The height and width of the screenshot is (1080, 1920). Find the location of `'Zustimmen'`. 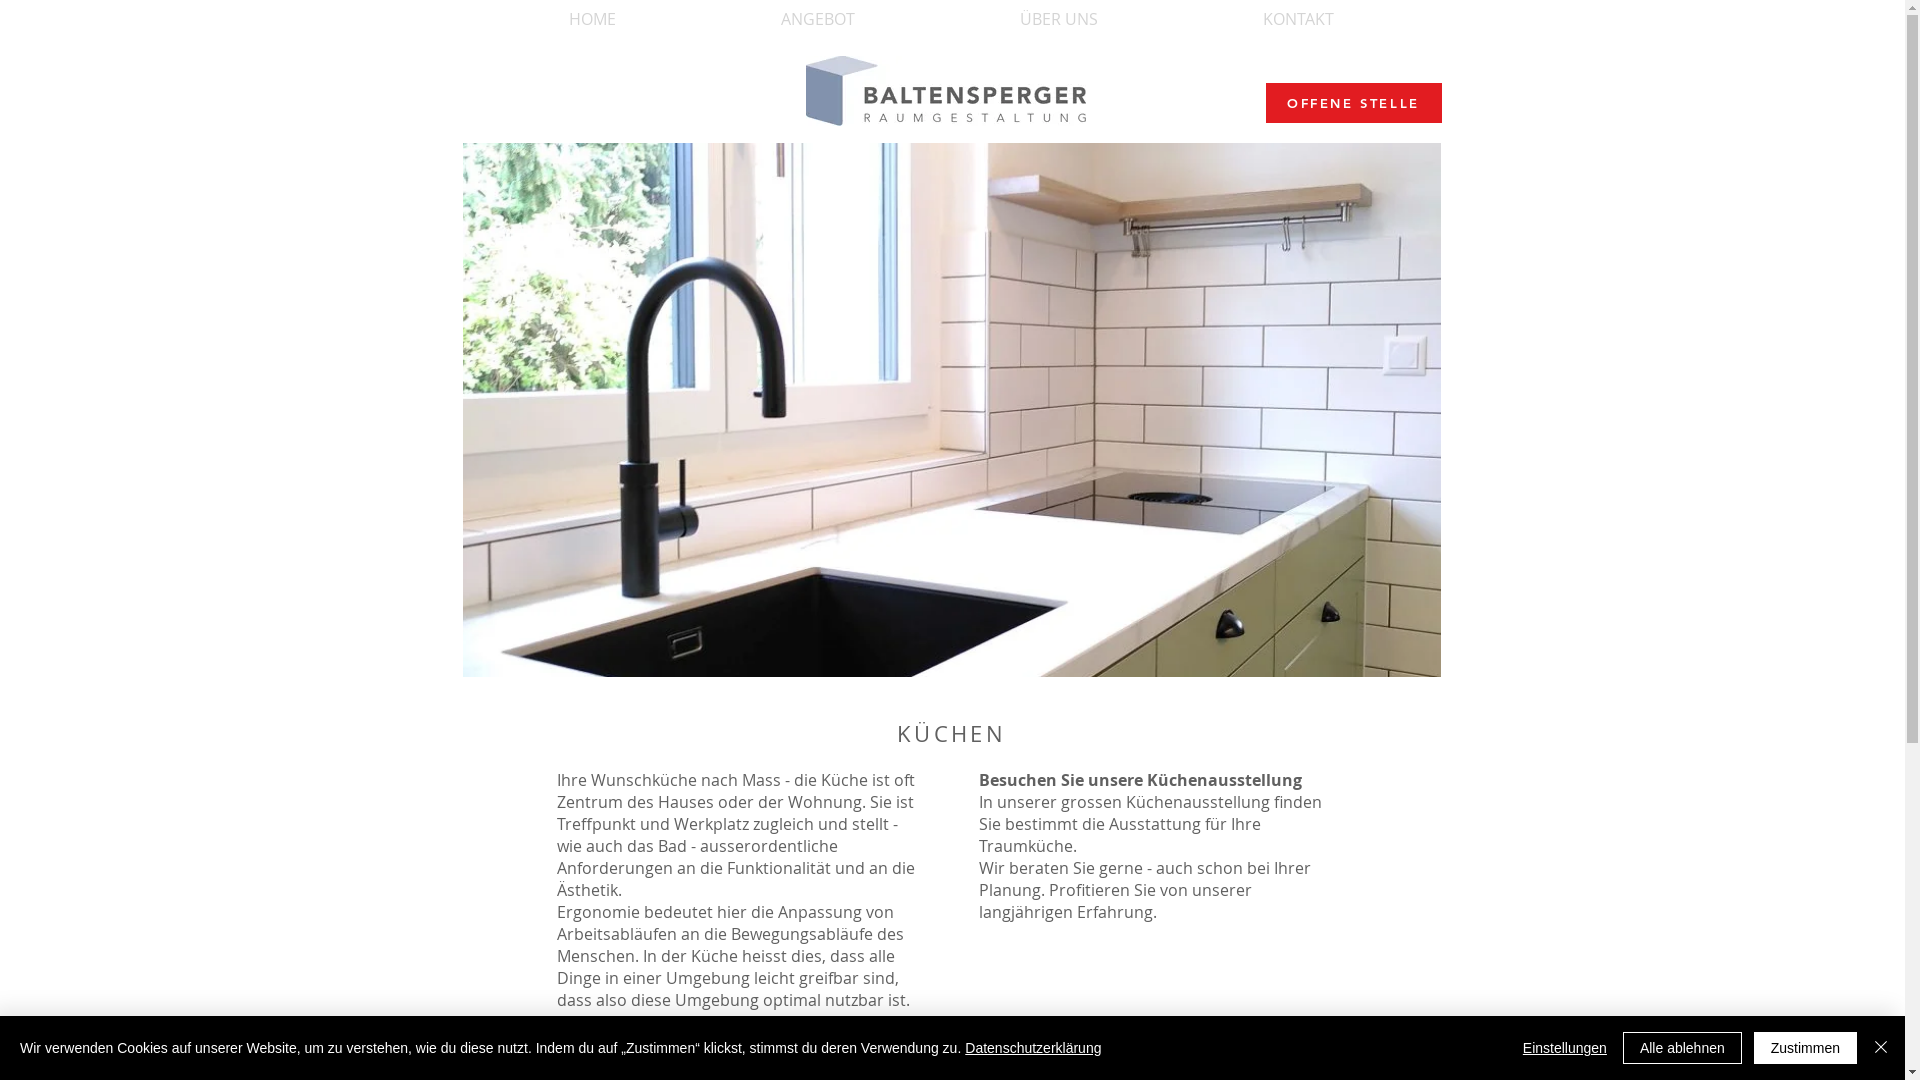

'Zustimmen' is located at coordinates (1752, 1047).